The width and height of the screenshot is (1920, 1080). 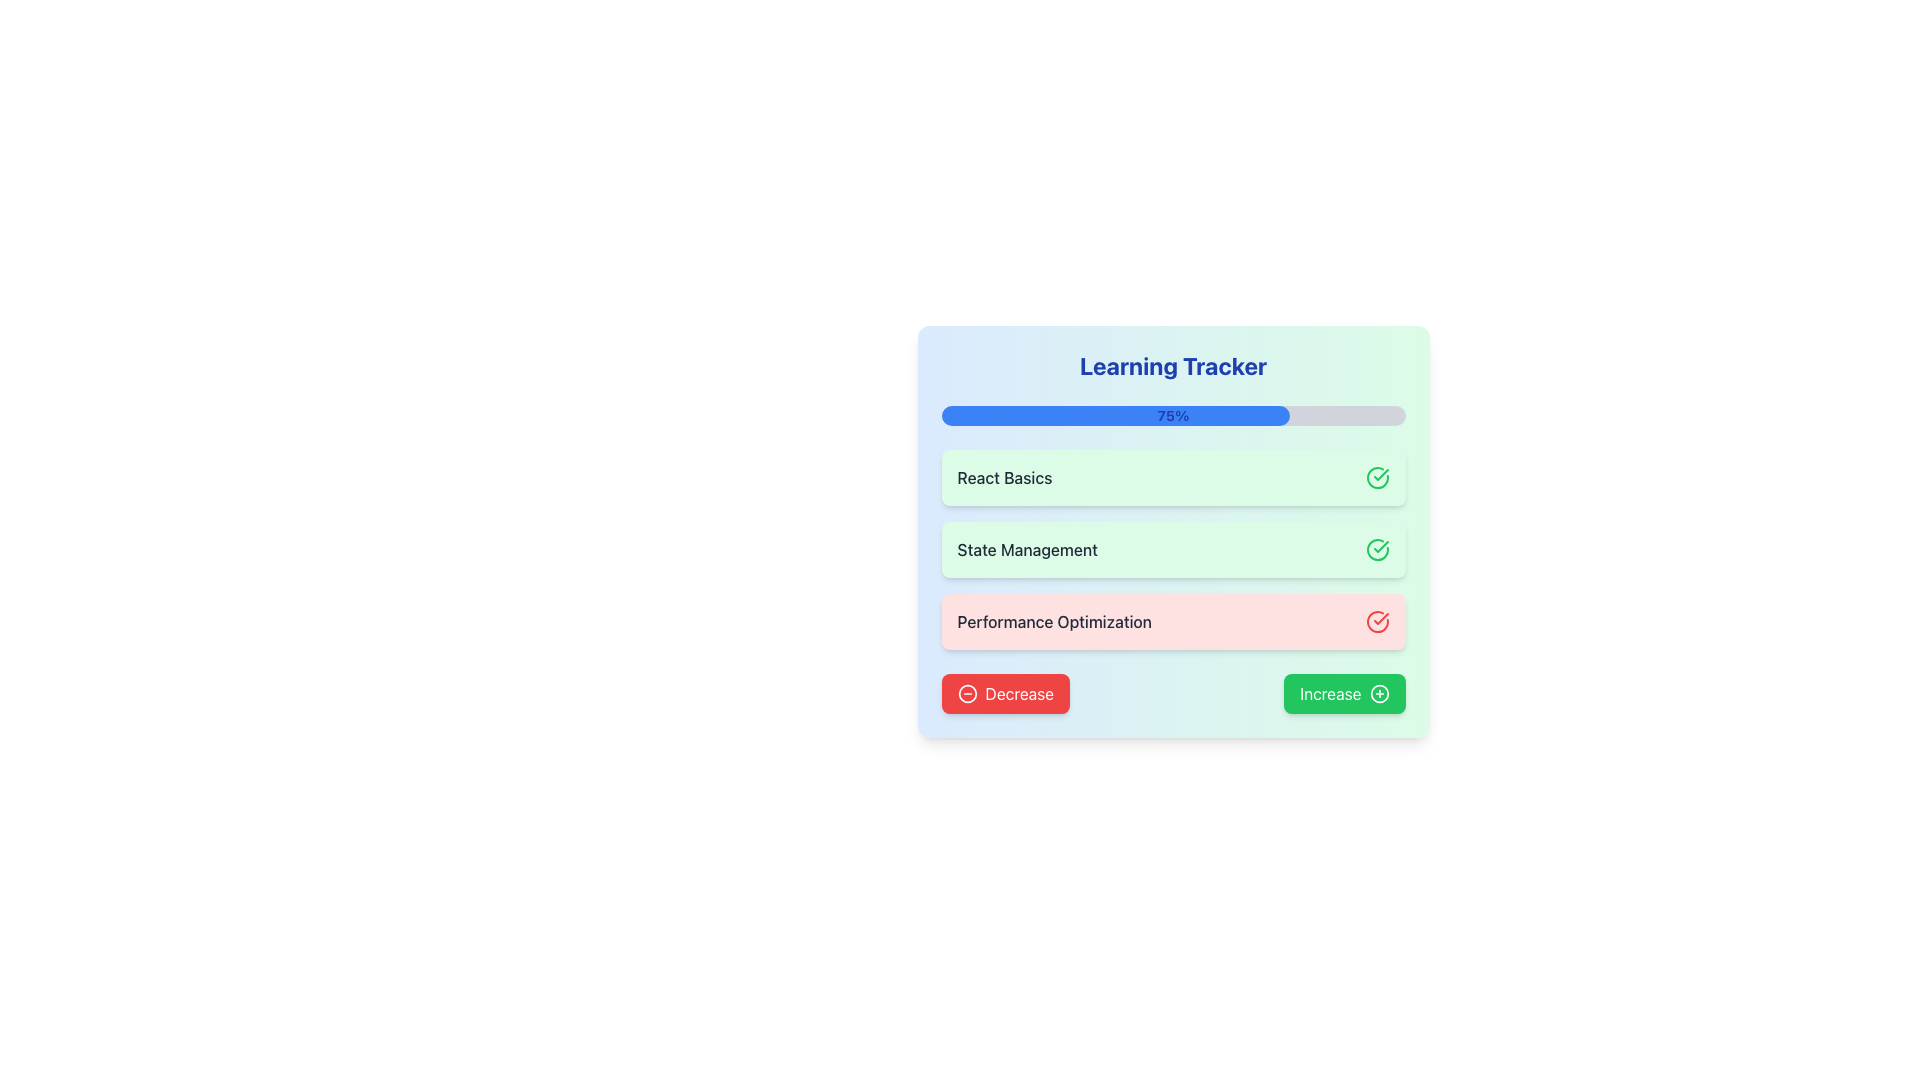 I want to click on the first list item labeled 'React Basics' with a light green background, so click(x=1173, y=478).